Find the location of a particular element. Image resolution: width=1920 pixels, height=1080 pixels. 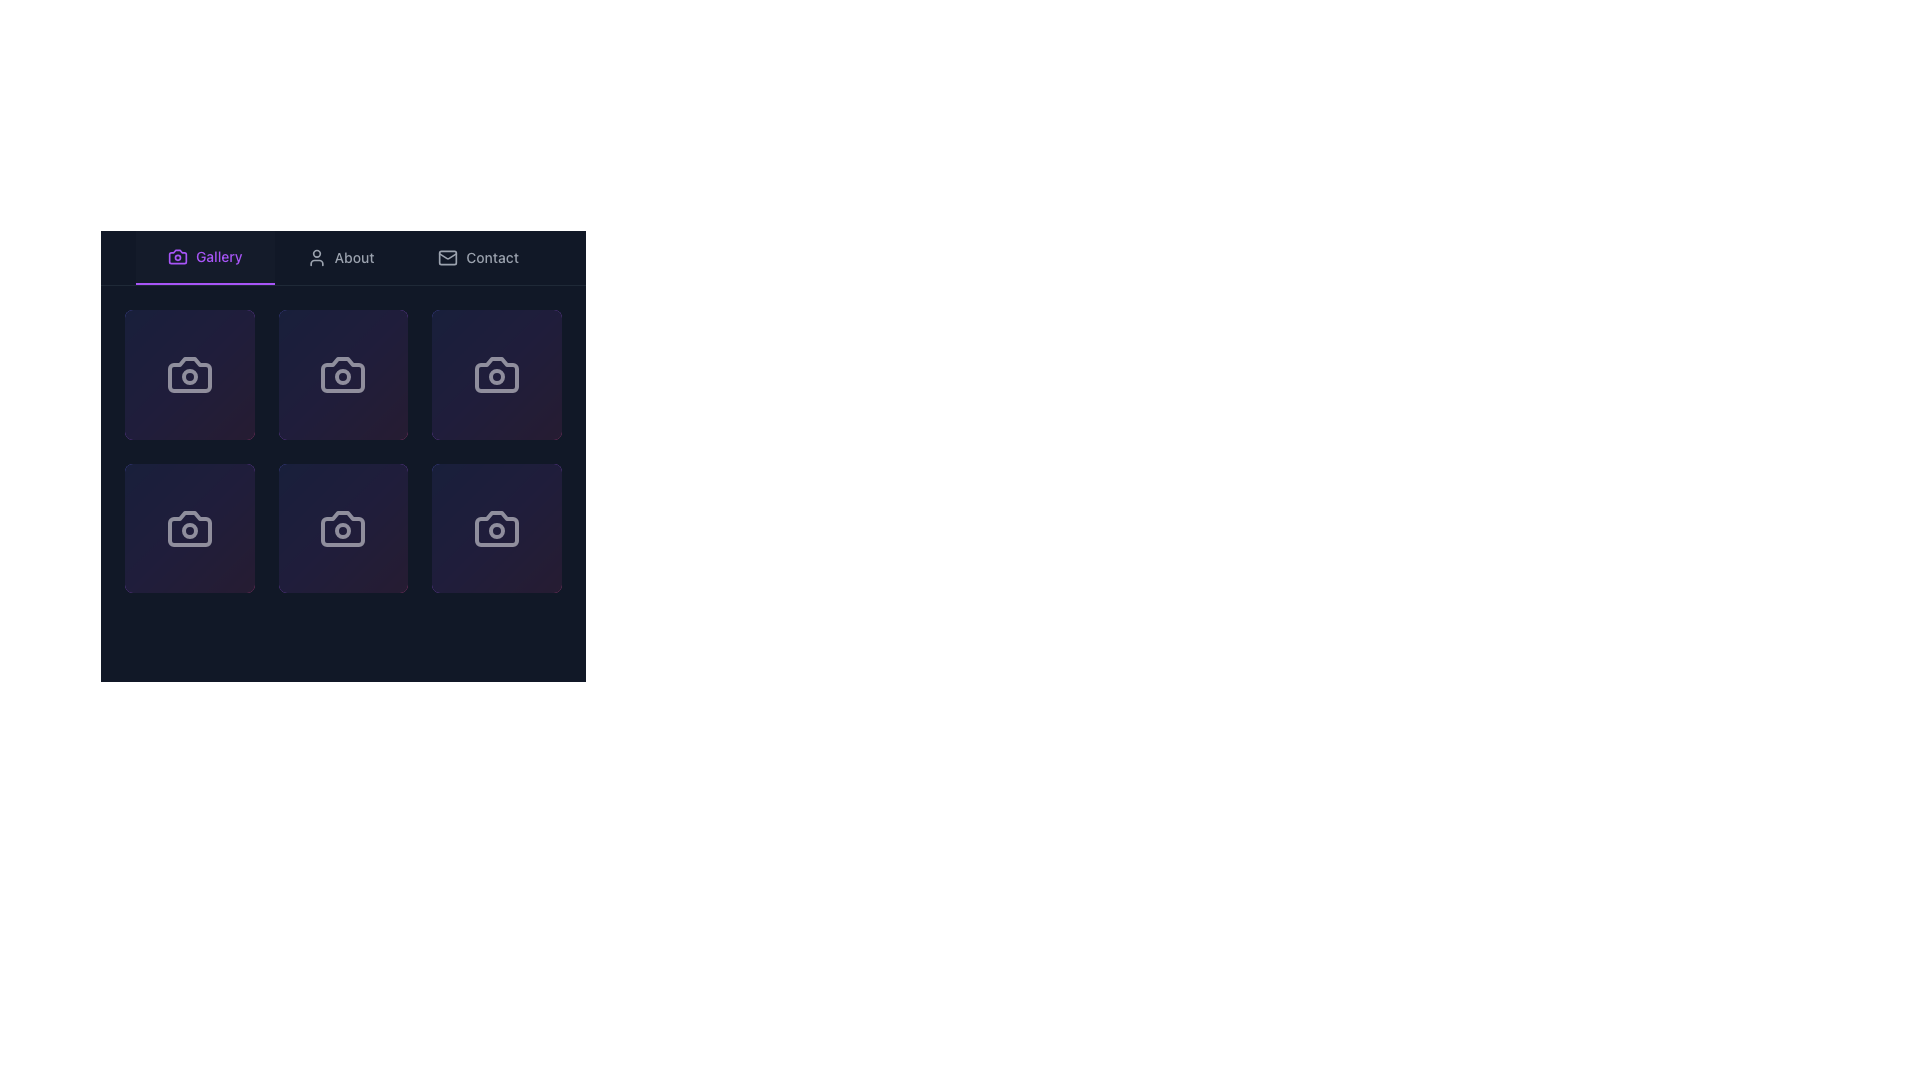

the center of the square-shaped button with a gradient background transitioning from indigo to pink, which features a centered white camera icon is located at coordinates (189, 374).